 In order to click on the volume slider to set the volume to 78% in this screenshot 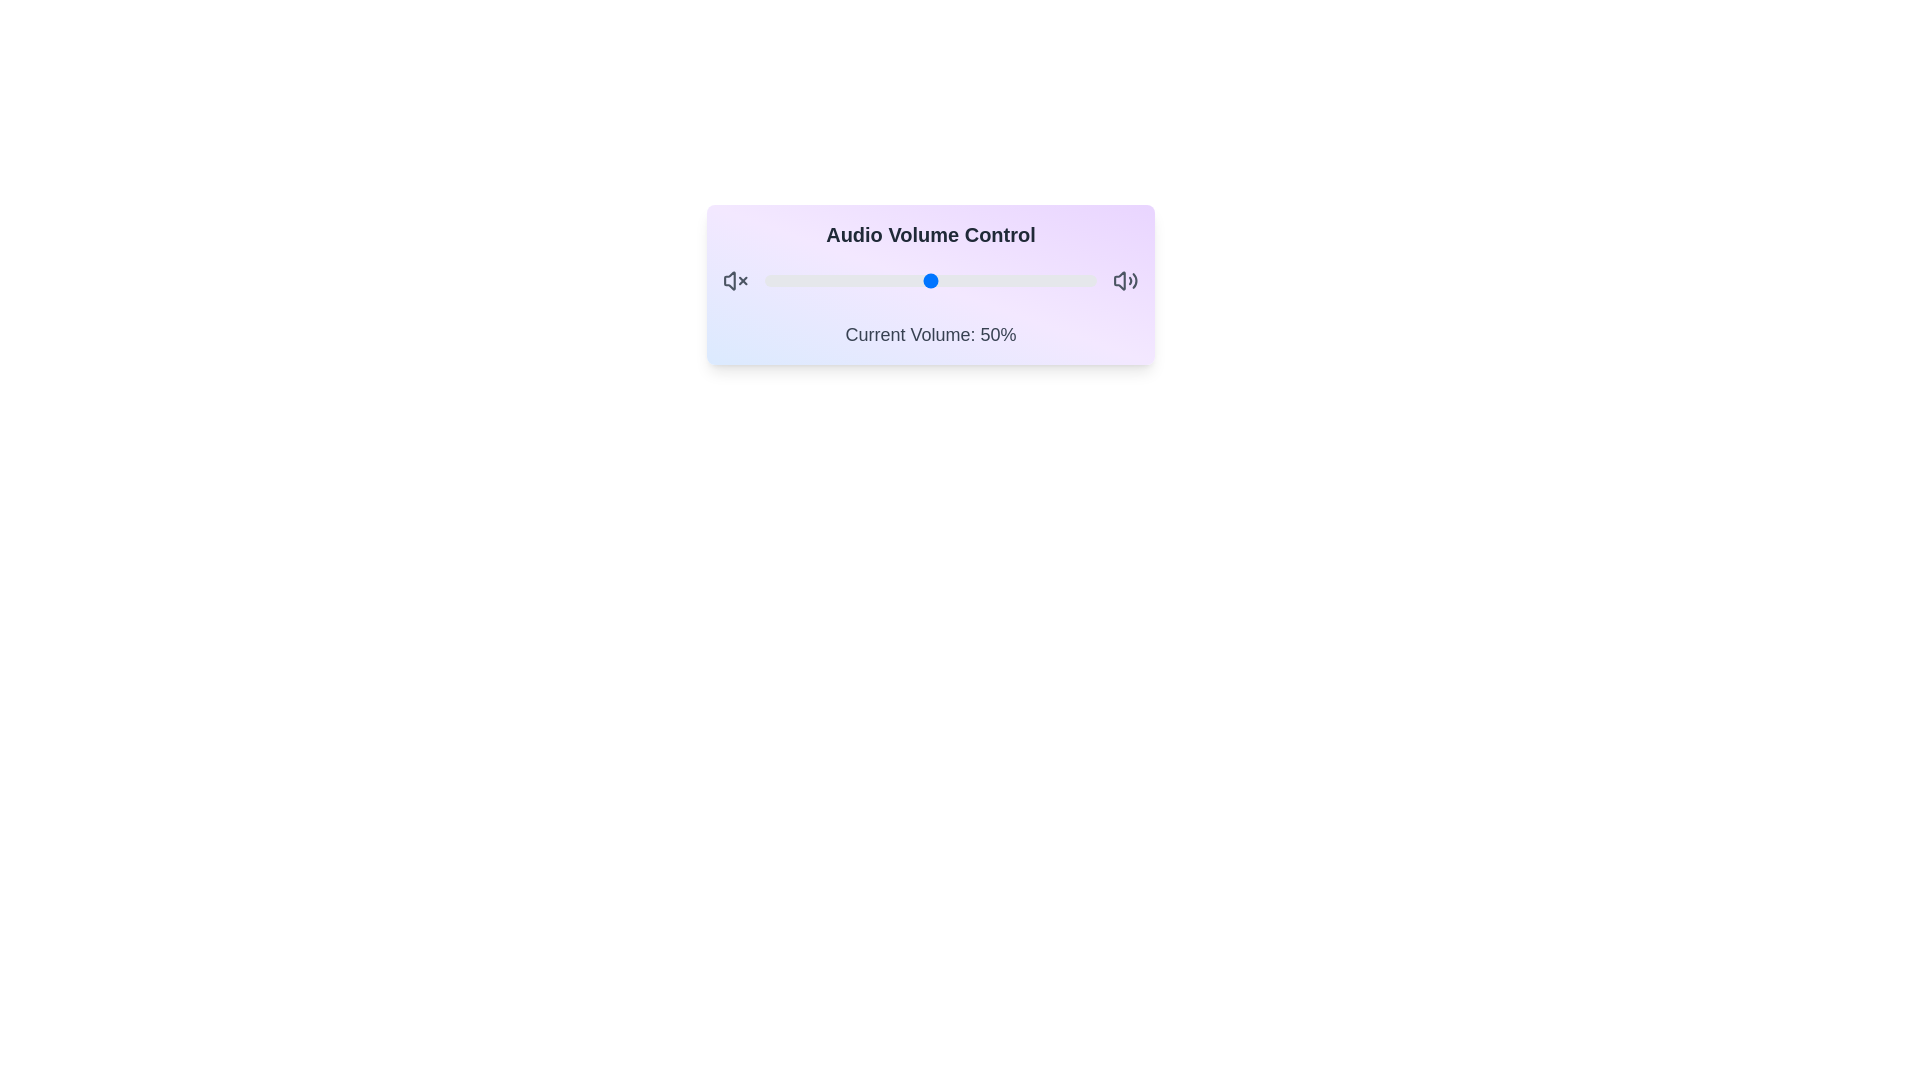, I will do `click(1024, 281)`.